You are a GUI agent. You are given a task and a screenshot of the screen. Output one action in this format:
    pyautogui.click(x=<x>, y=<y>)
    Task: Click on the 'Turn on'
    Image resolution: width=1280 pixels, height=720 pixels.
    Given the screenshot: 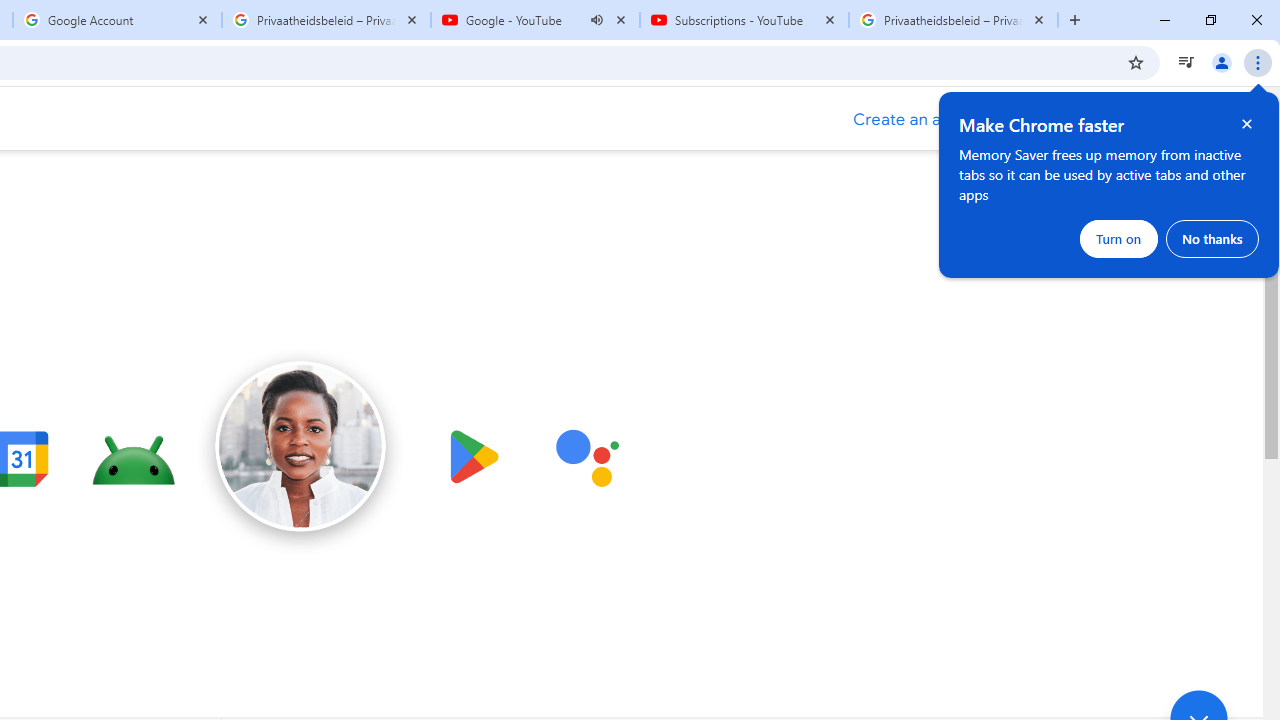 What is the action you would take?
    pyautogui.click(x=1118, y=238)
    